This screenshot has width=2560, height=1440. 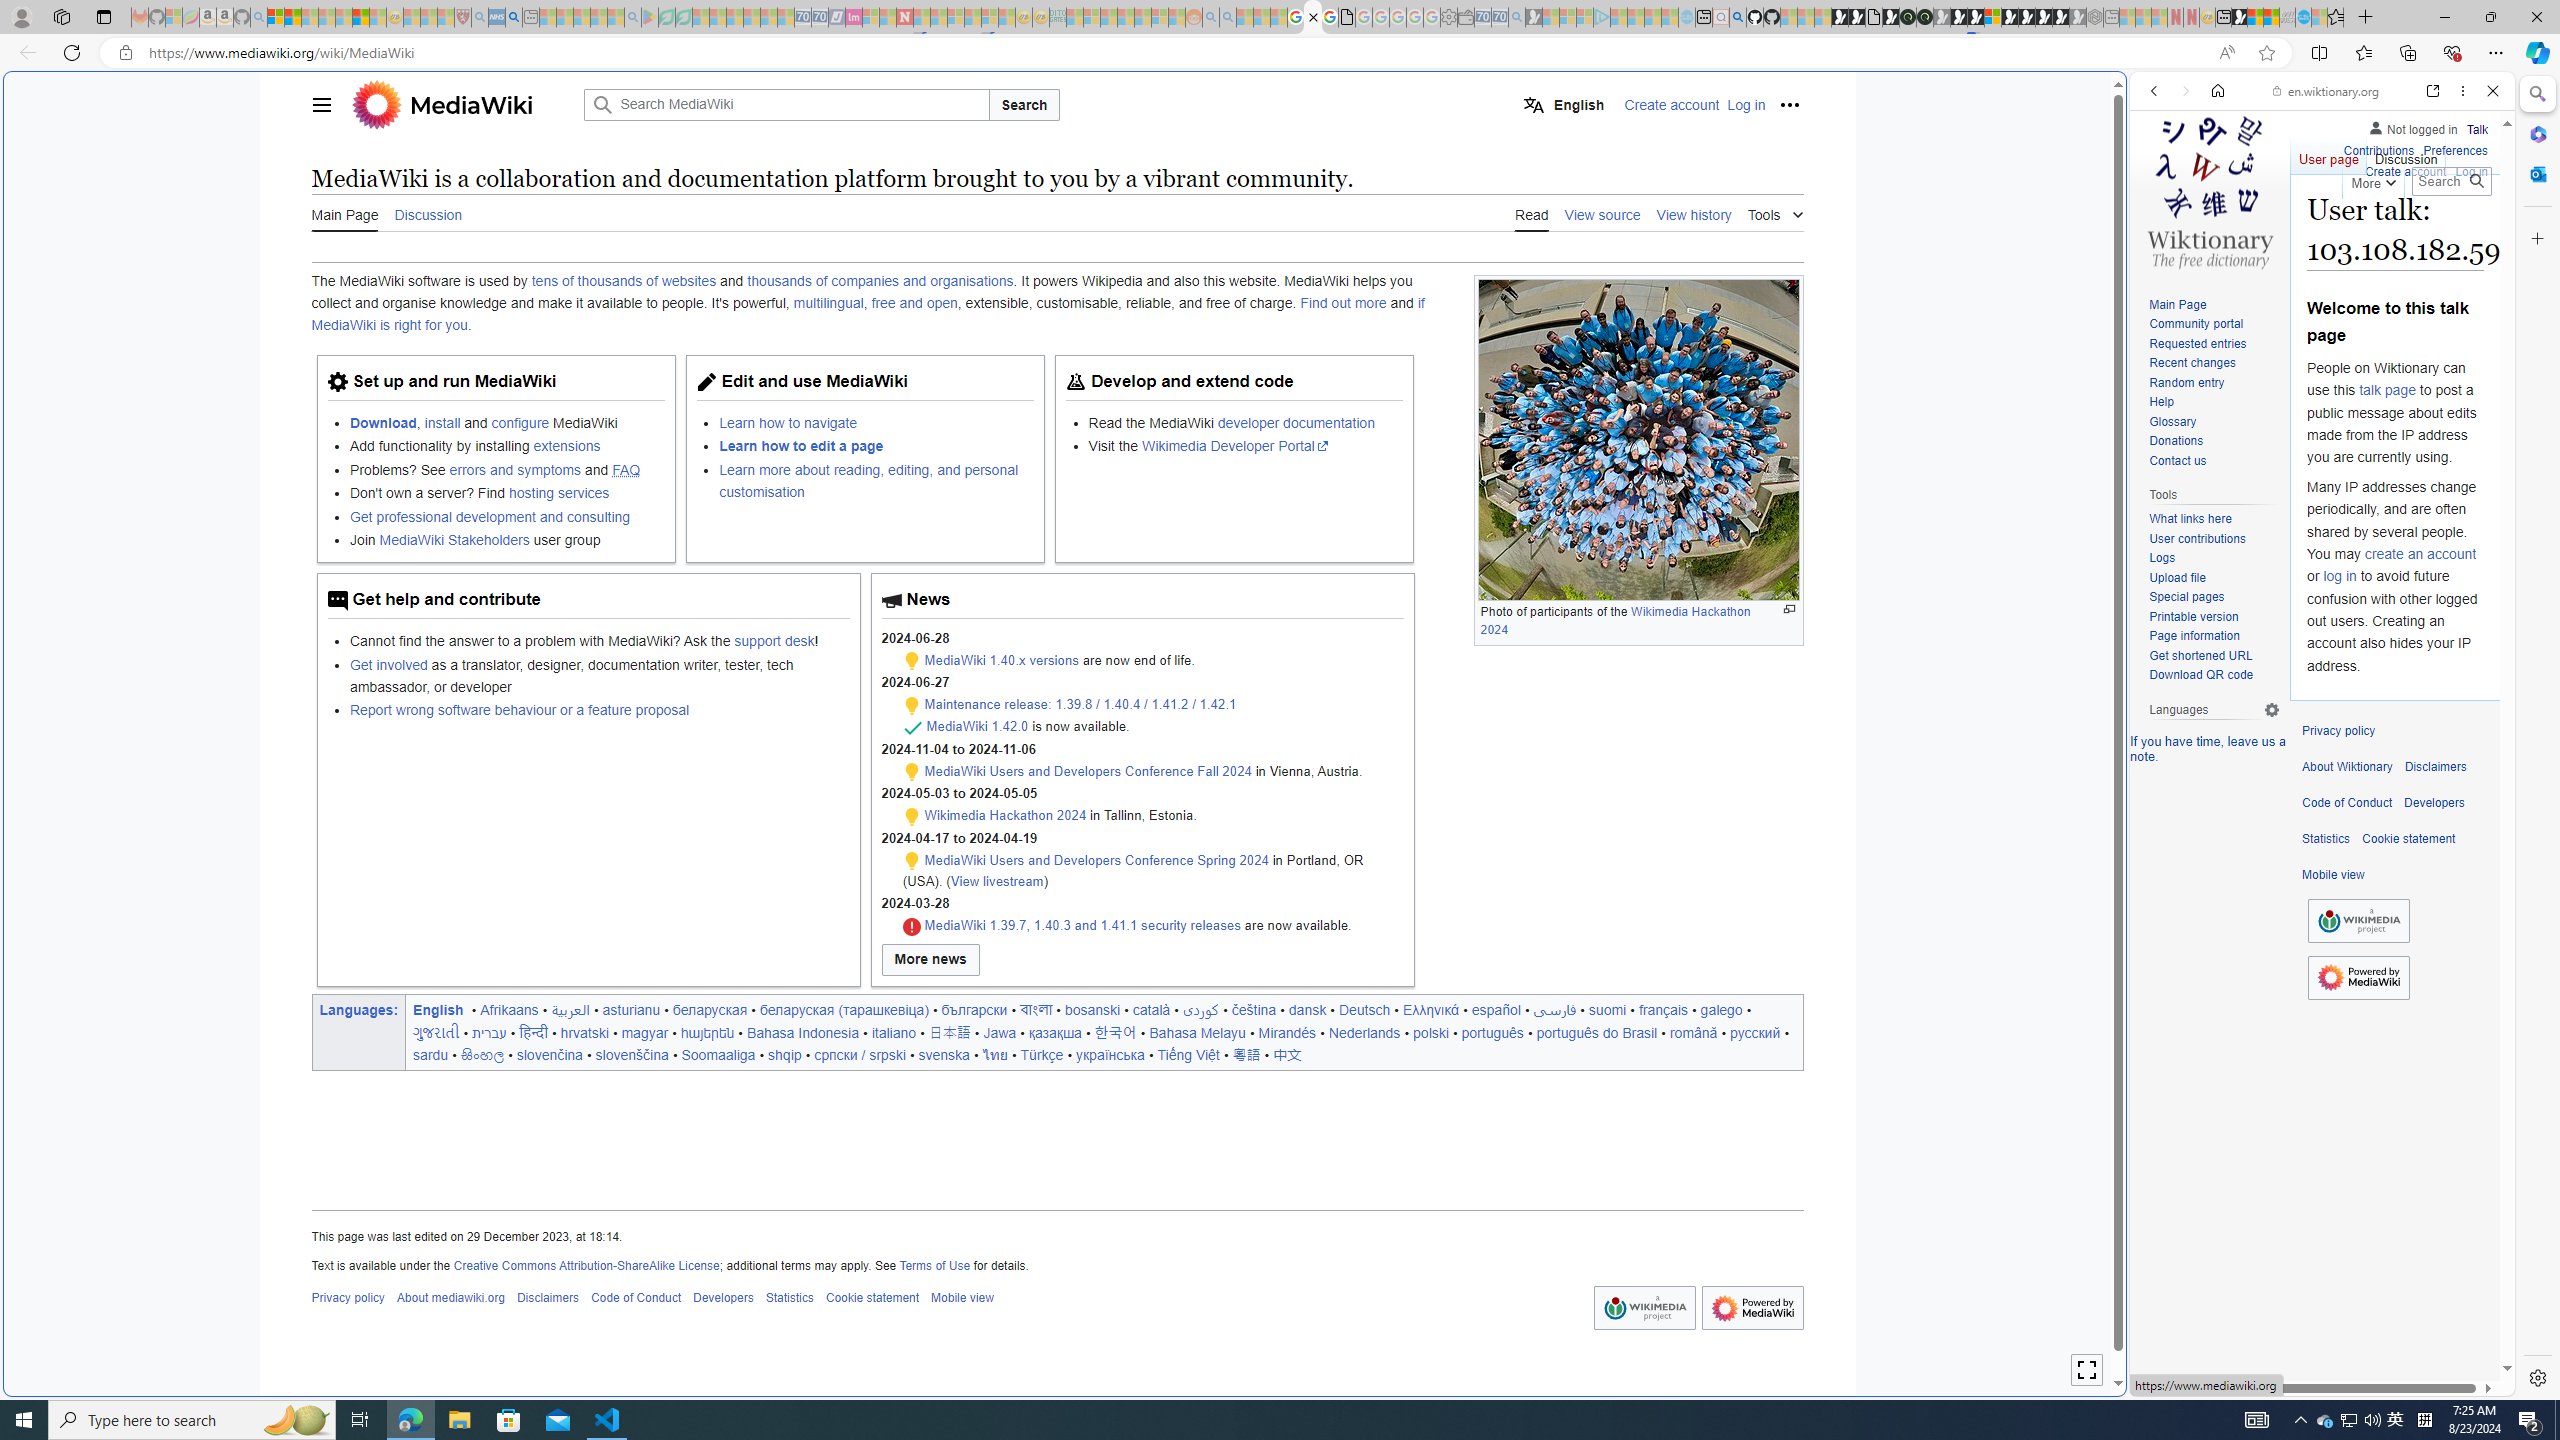 I want to click on 'Join MediaWiki Stakeholders user group', so click(x=505, y=540).